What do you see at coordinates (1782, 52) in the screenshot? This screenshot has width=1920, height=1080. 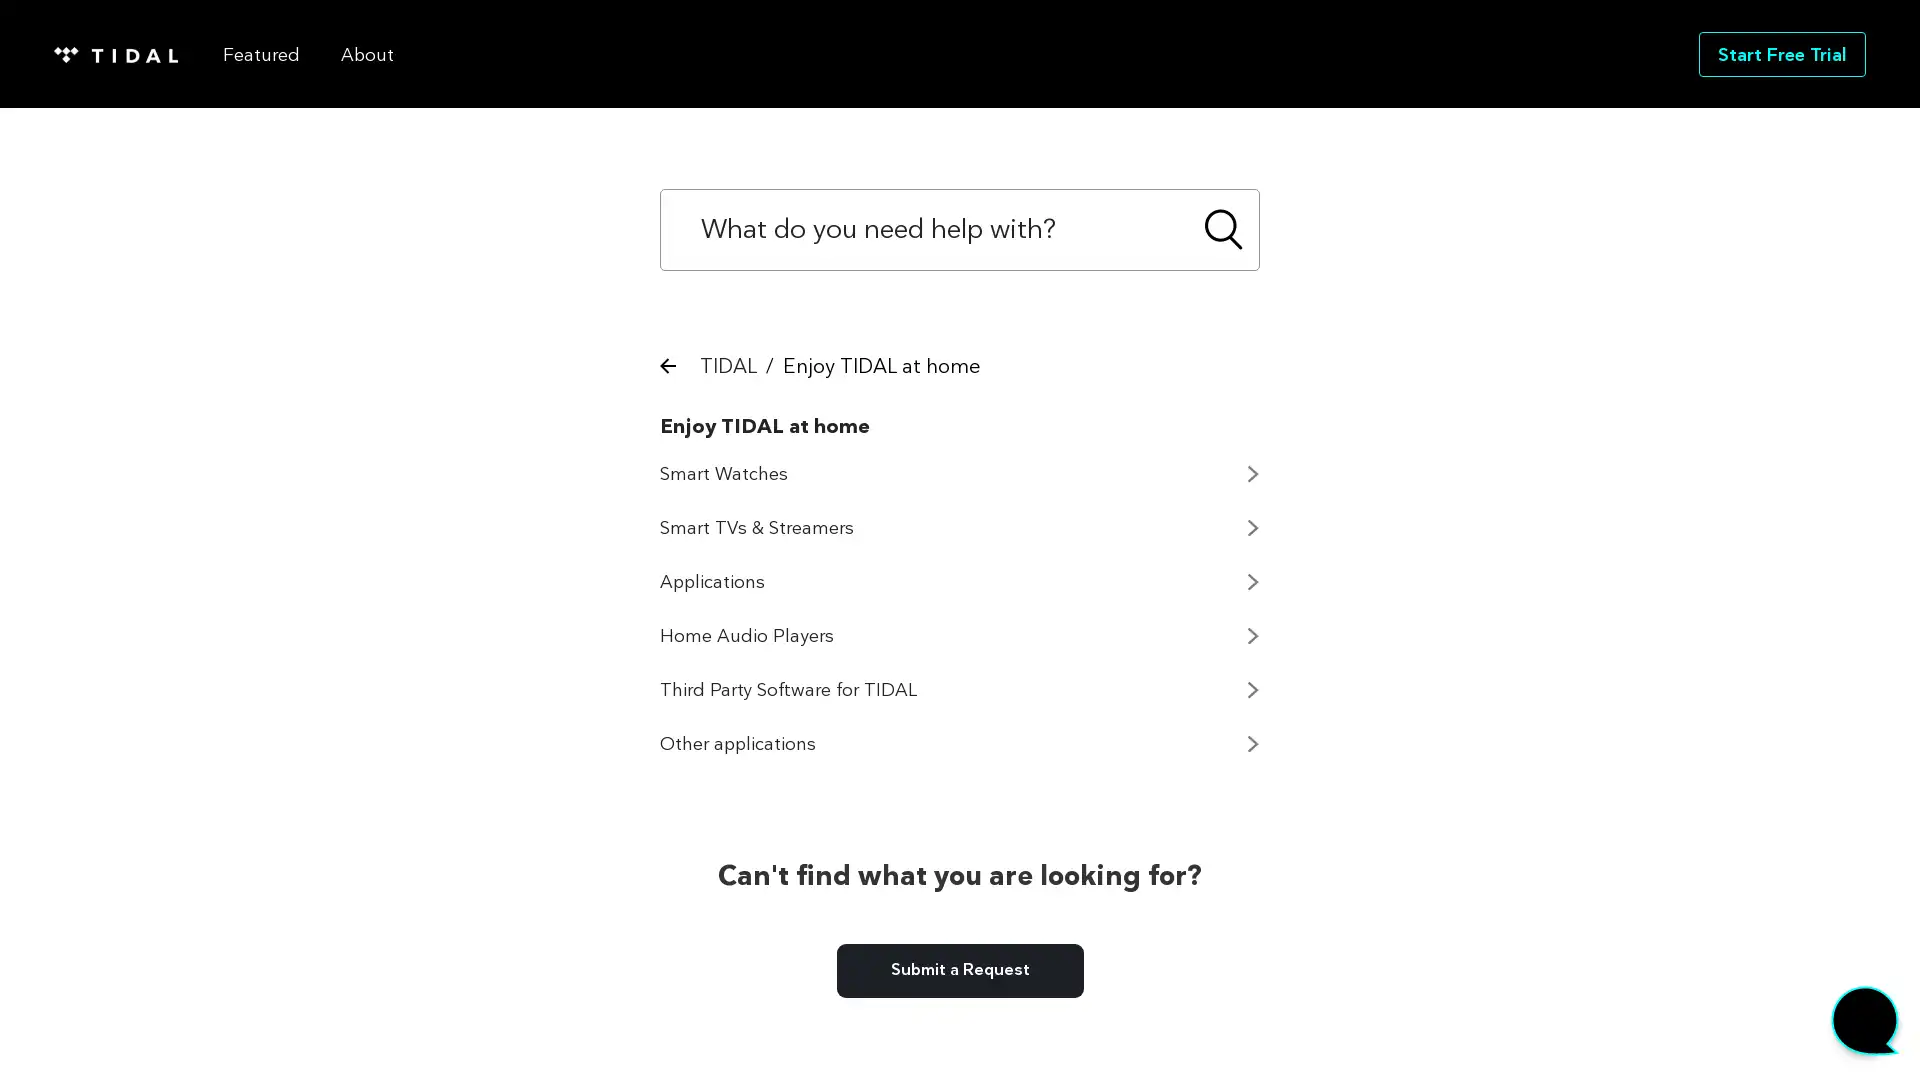 I see `Start Free Trial` at bounding box center [1782, 52].